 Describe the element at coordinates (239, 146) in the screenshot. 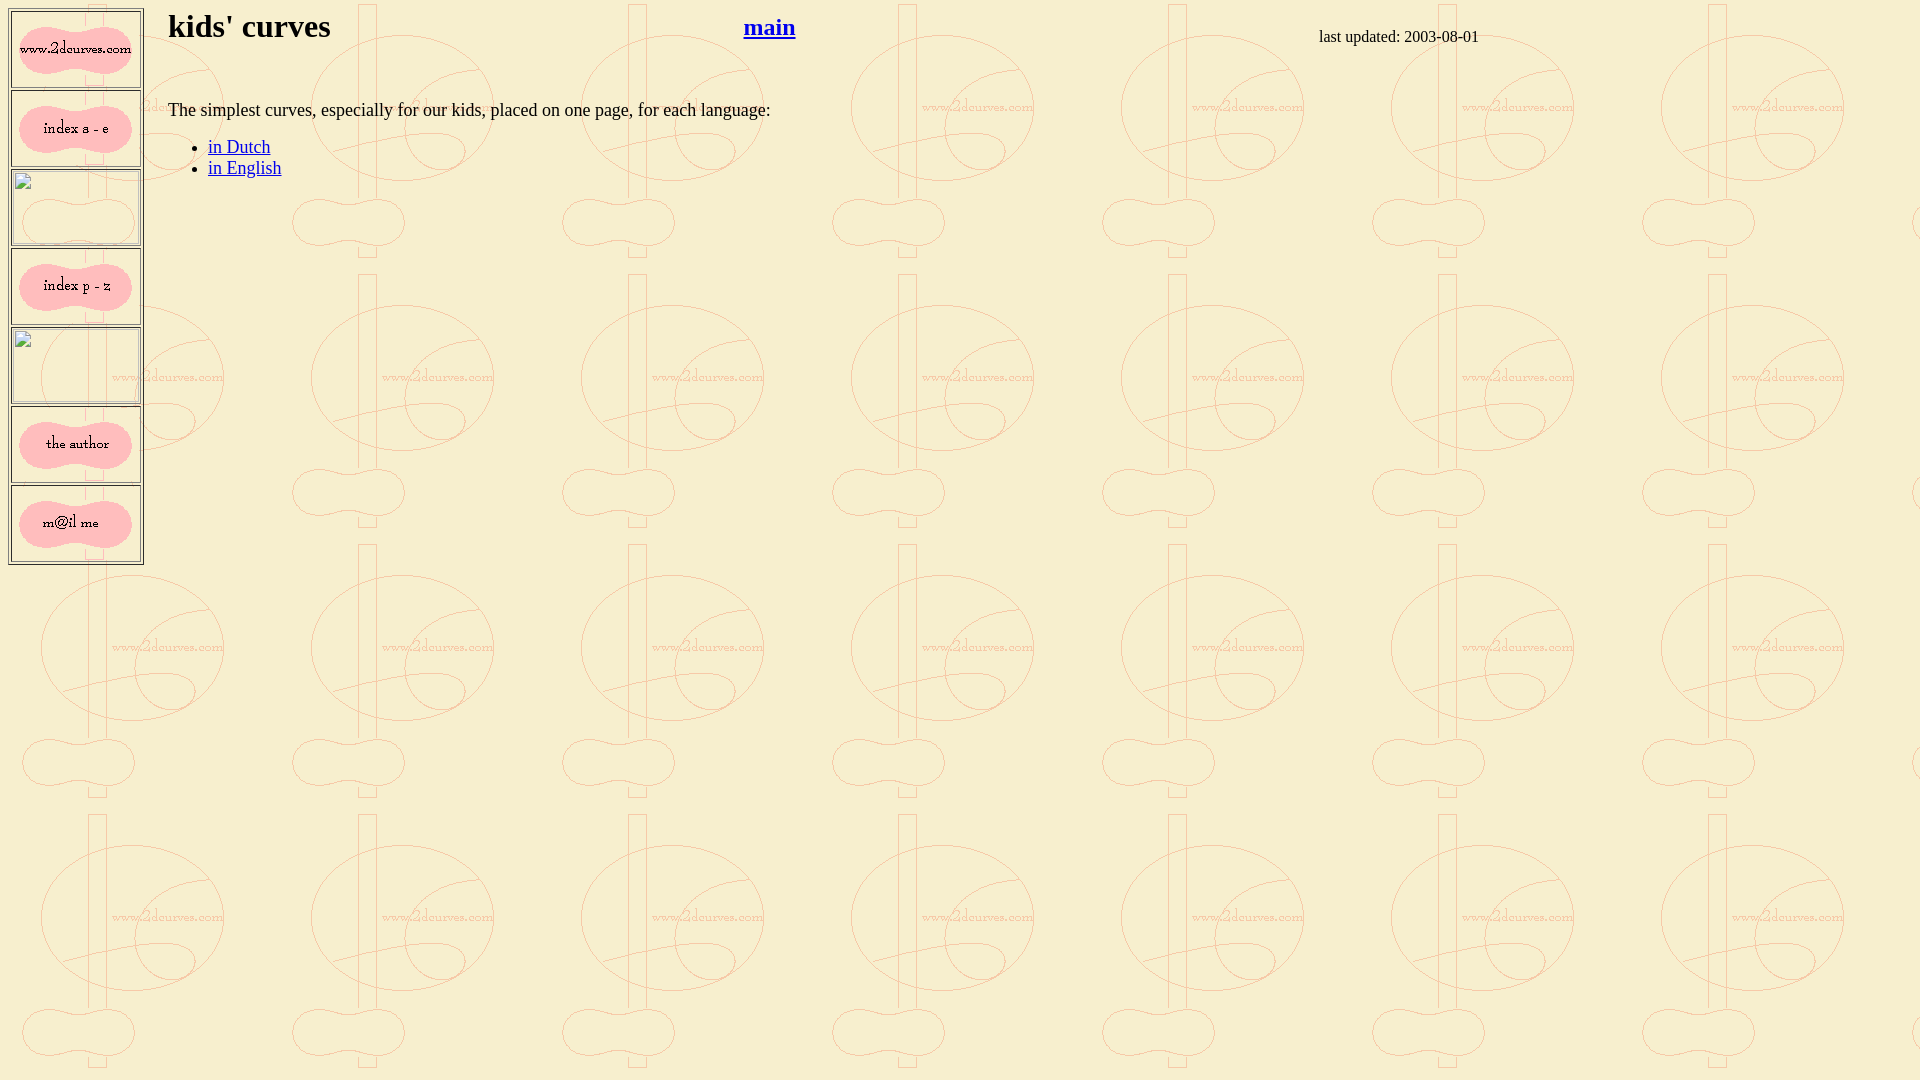

I see `'in Dutch'` at that location.